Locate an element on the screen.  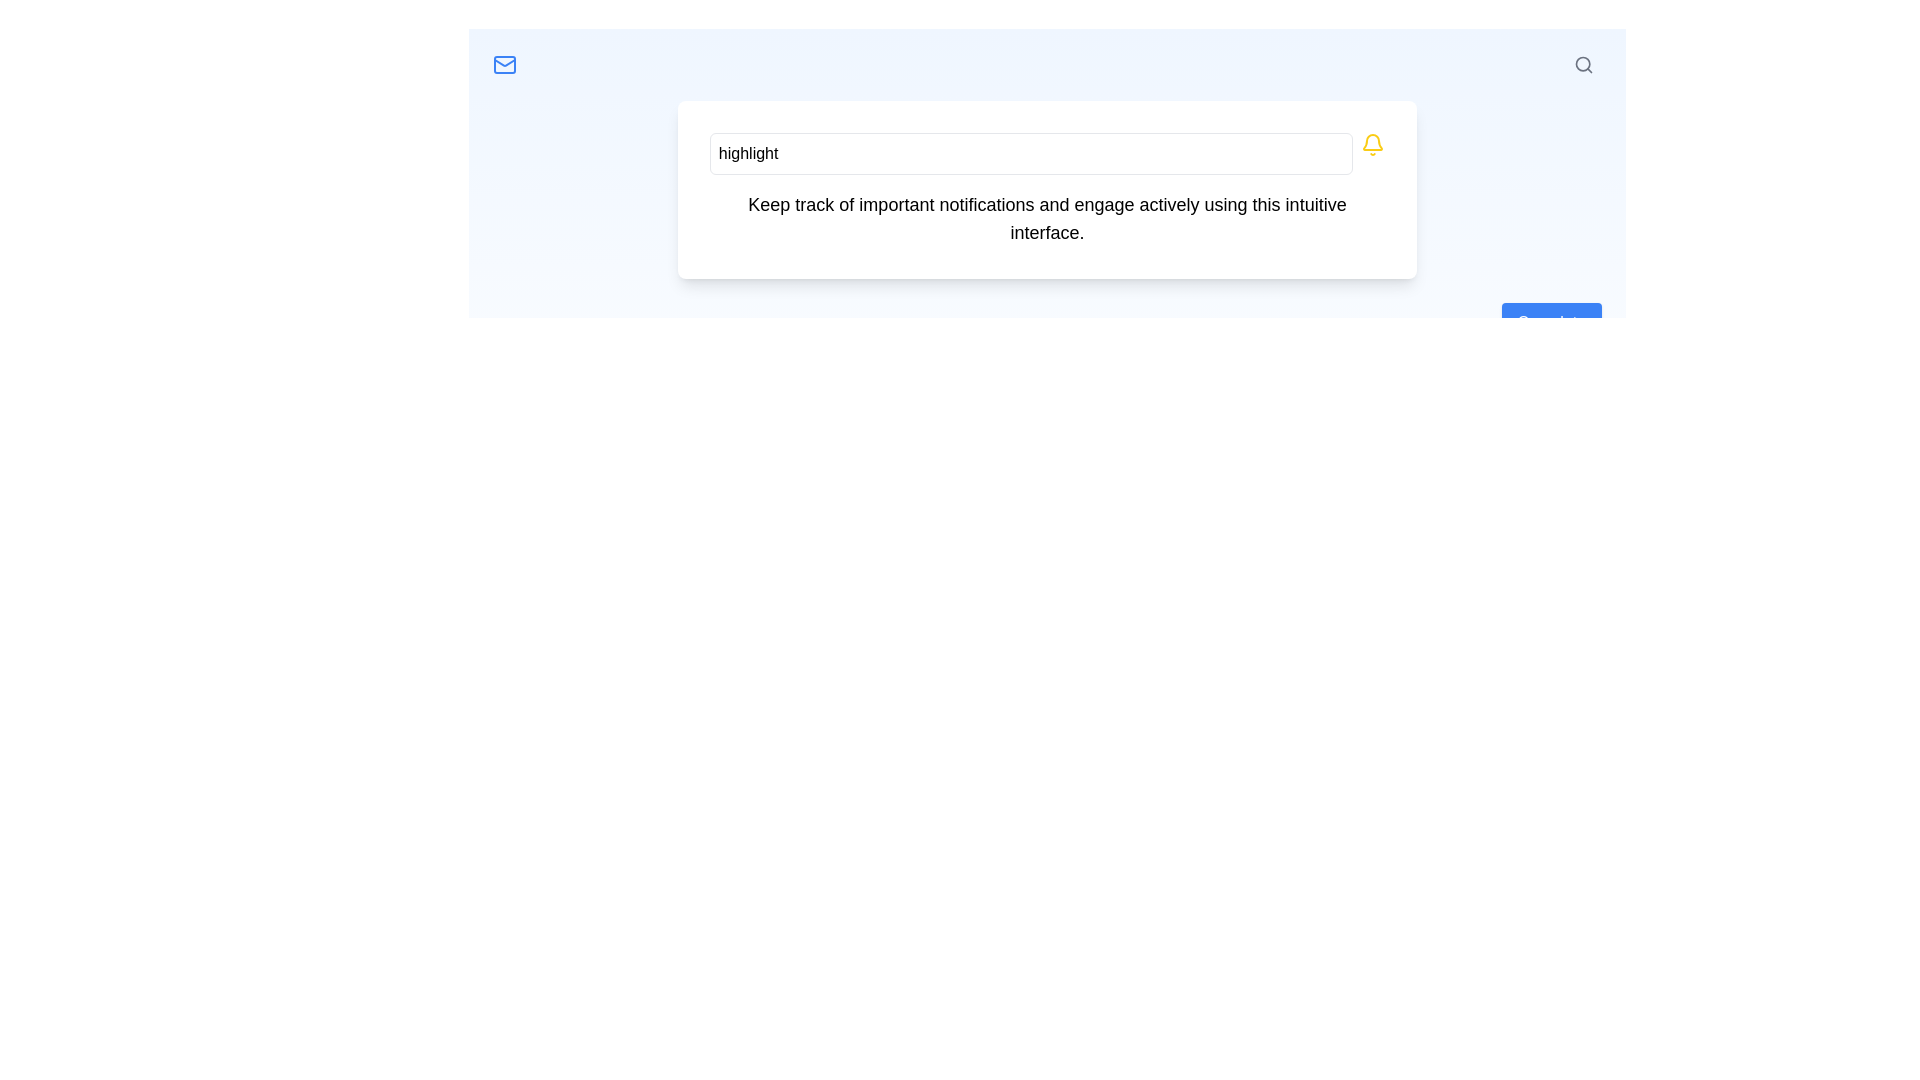
the vibrant blue envelope icon located at the top-left corner of the interface is located at coordinates (504, 64).